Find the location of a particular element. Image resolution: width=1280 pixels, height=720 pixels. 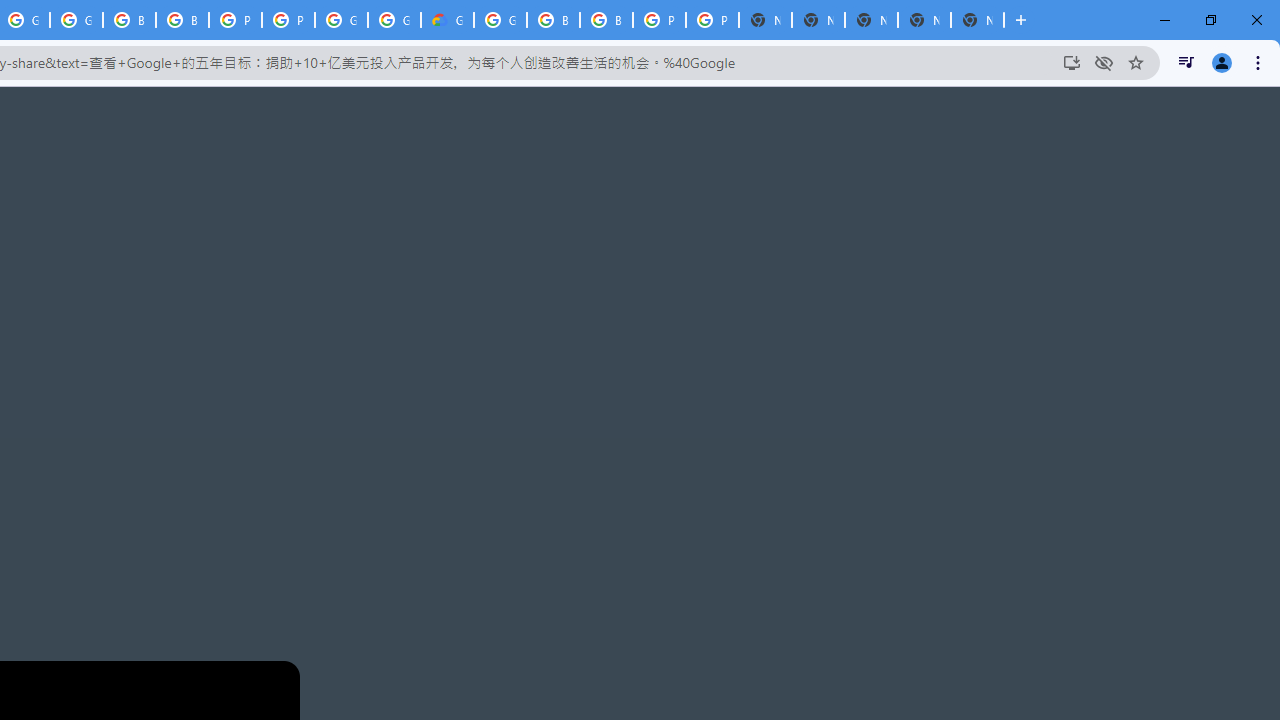

'New Tab' is located at coordinates (977, 20).